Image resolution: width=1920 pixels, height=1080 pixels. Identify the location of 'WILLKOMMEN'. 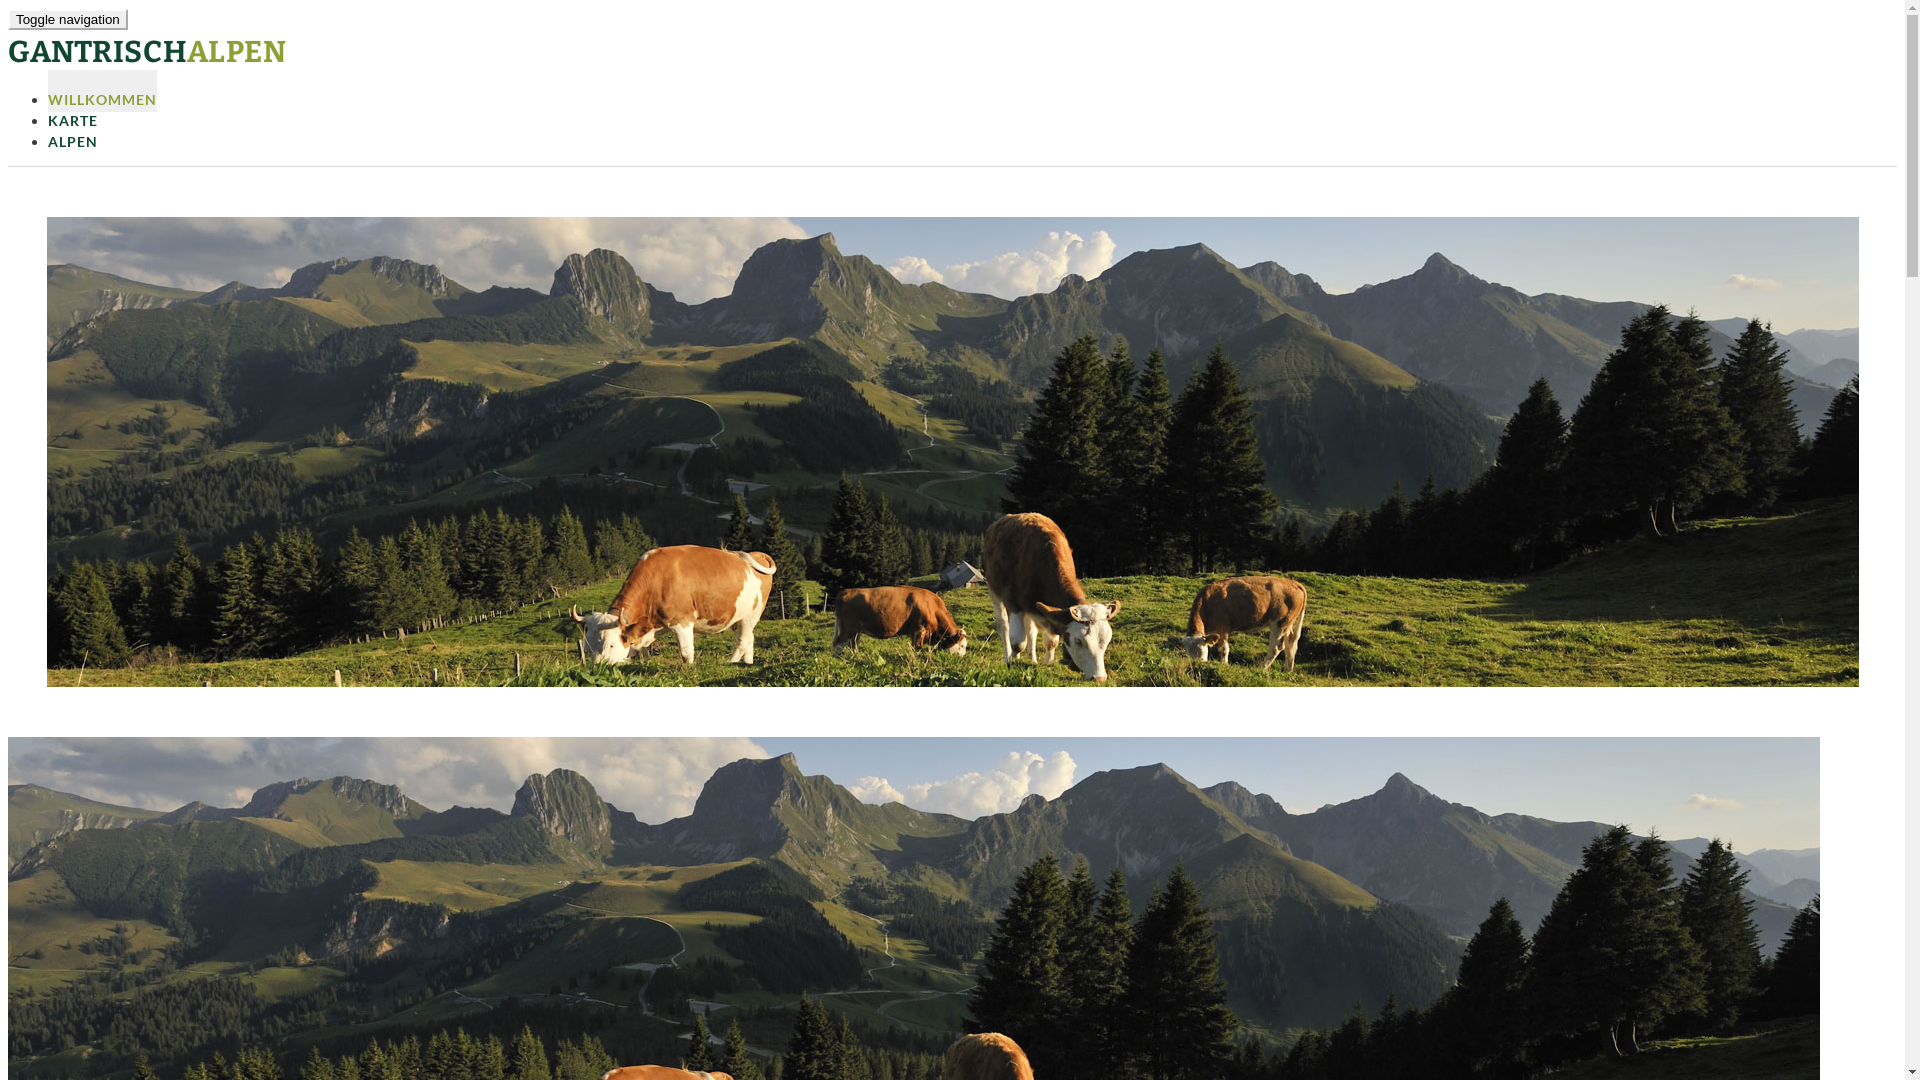
(101, 91).